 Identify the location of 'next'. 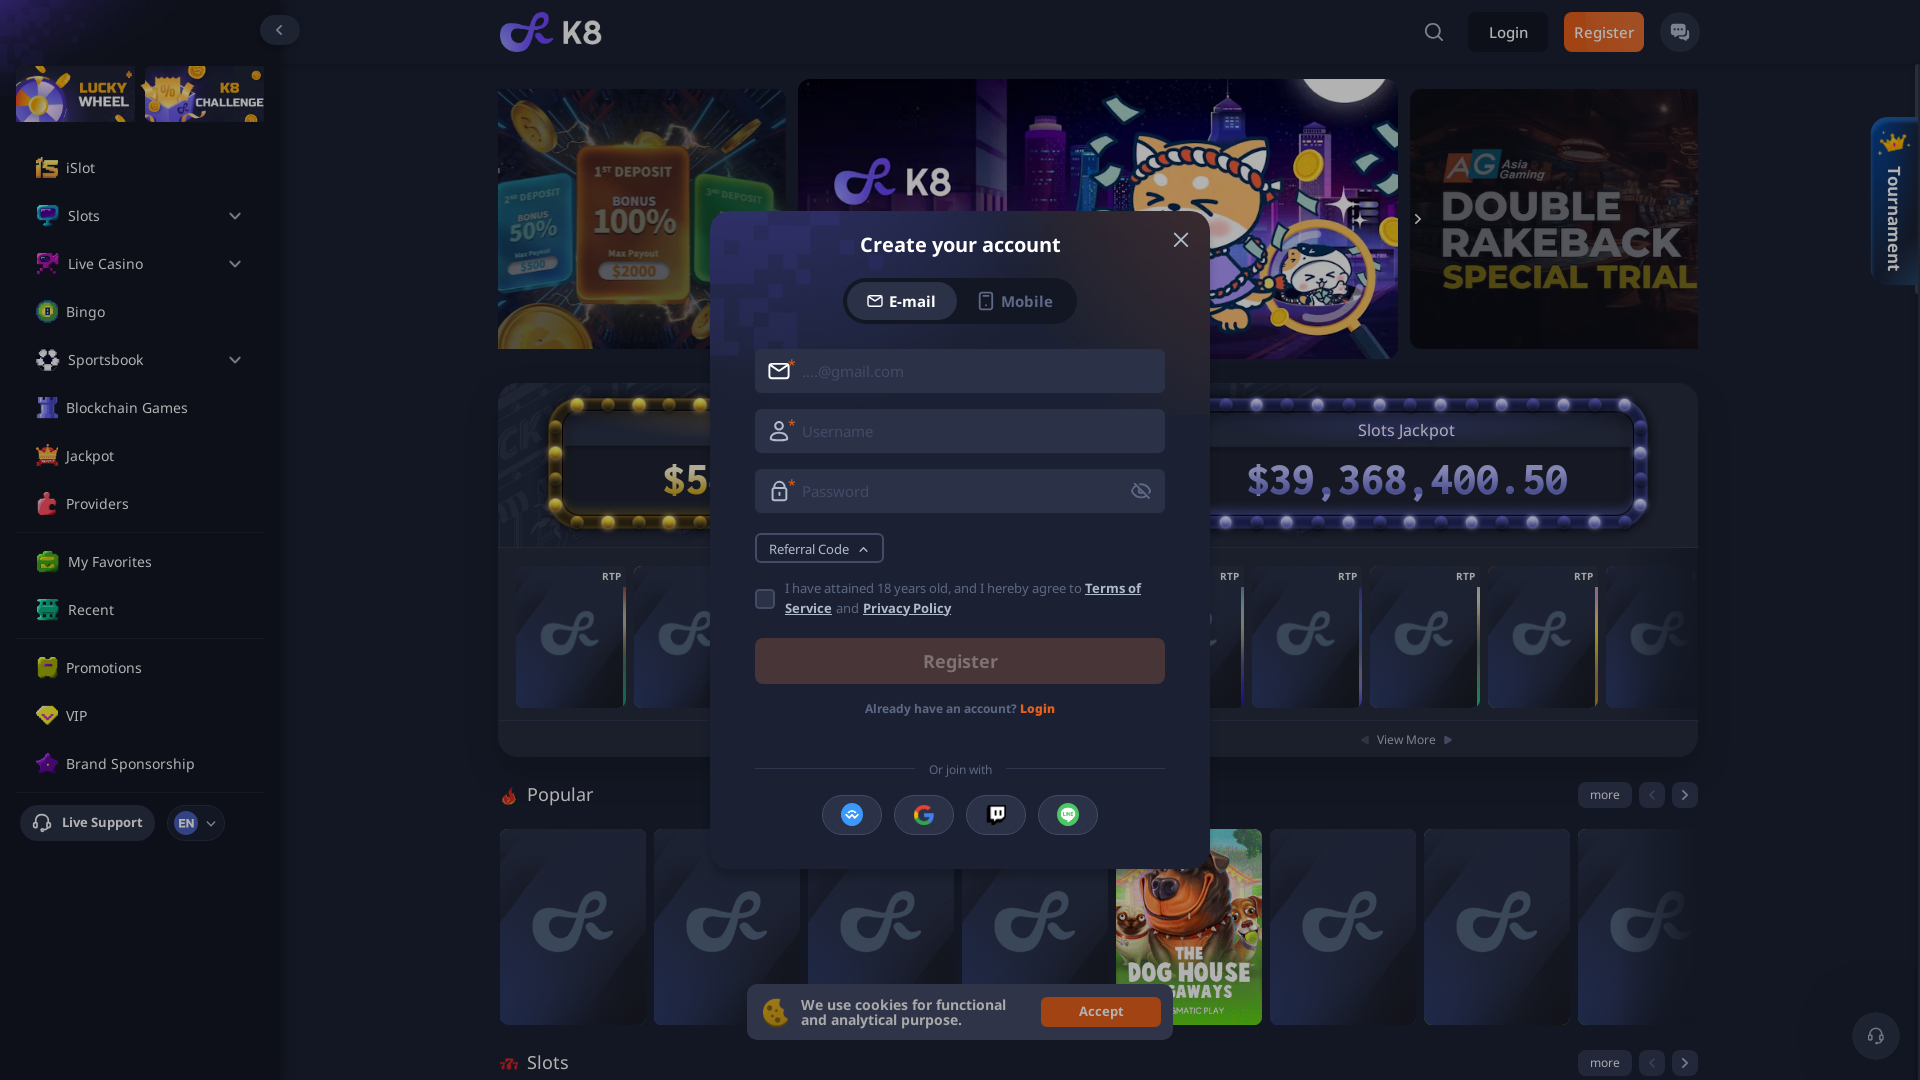
(1683, 793).